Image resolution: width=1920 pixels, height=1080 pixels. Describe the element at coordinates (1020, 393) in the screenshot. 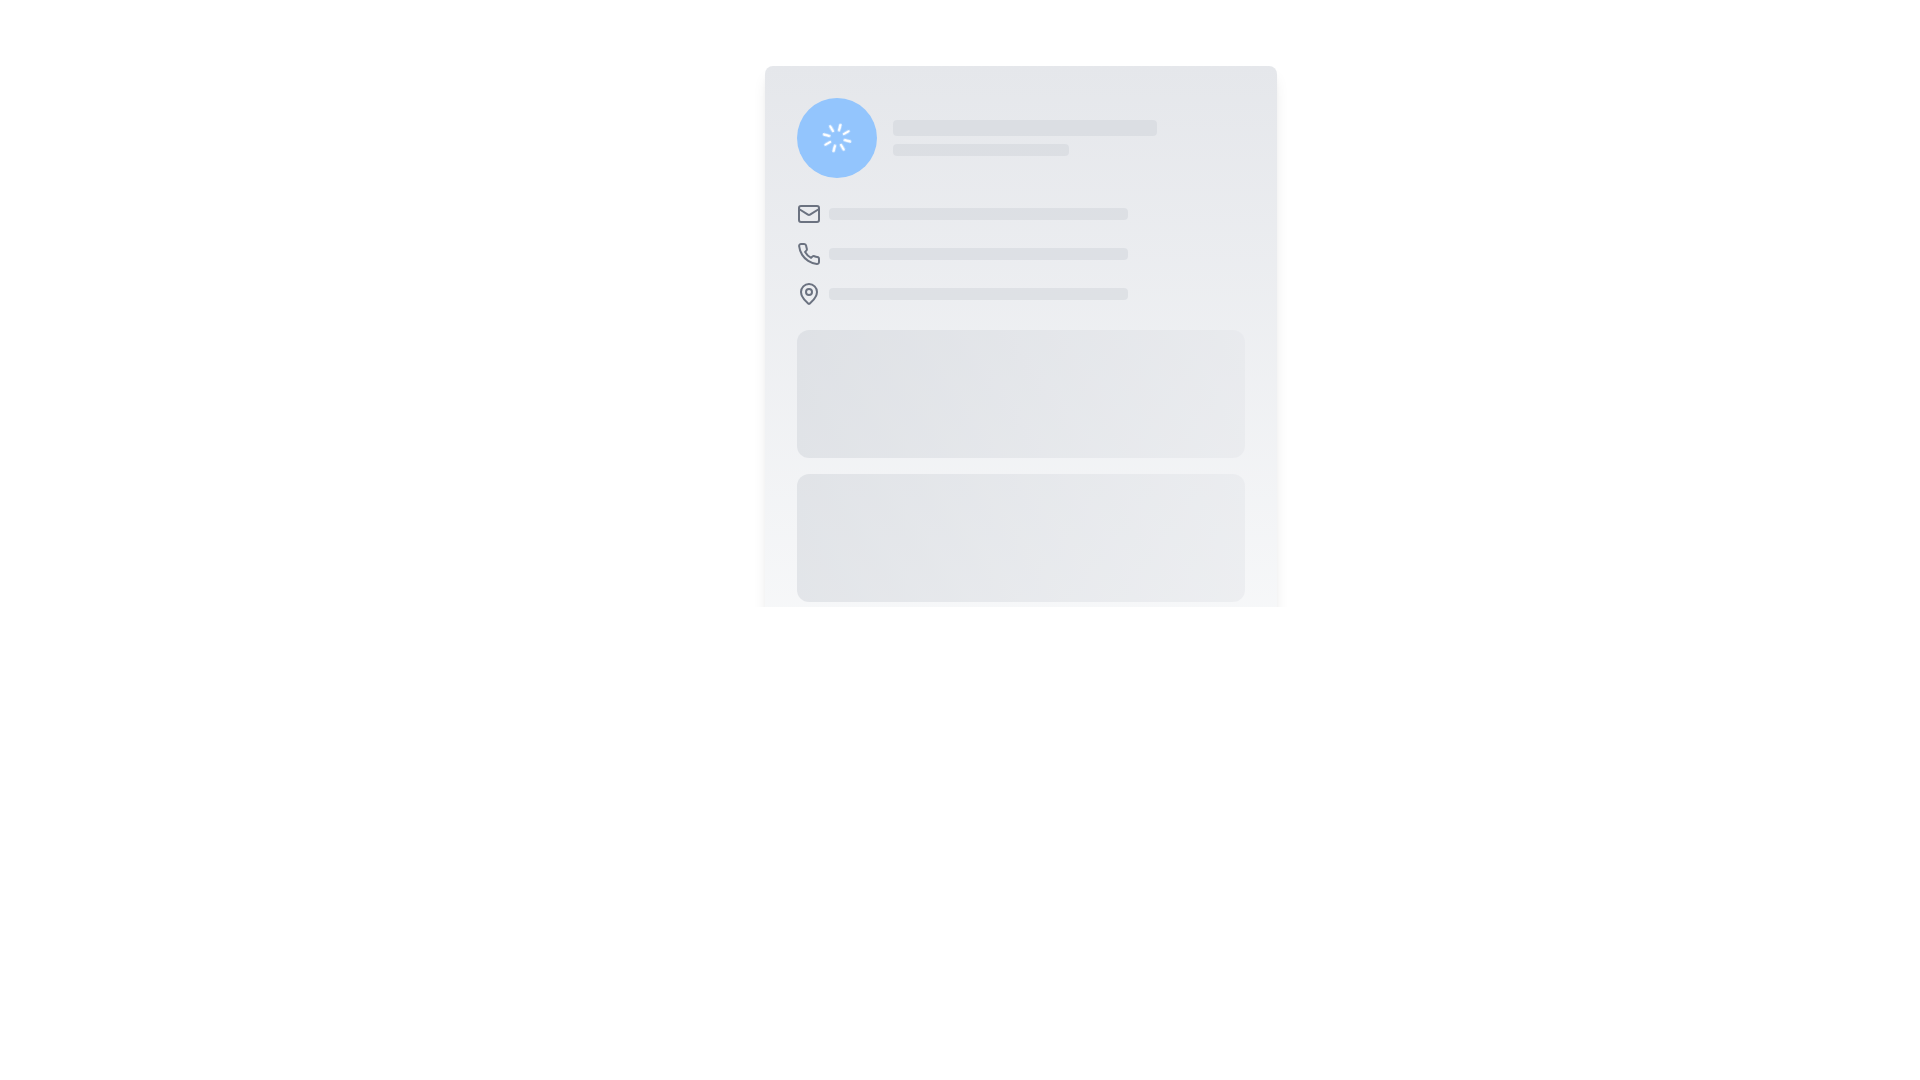

I see `the Placeholder block, which is the first rectangular element in a vertical layout, centrally located near the middle of the page` at that location.